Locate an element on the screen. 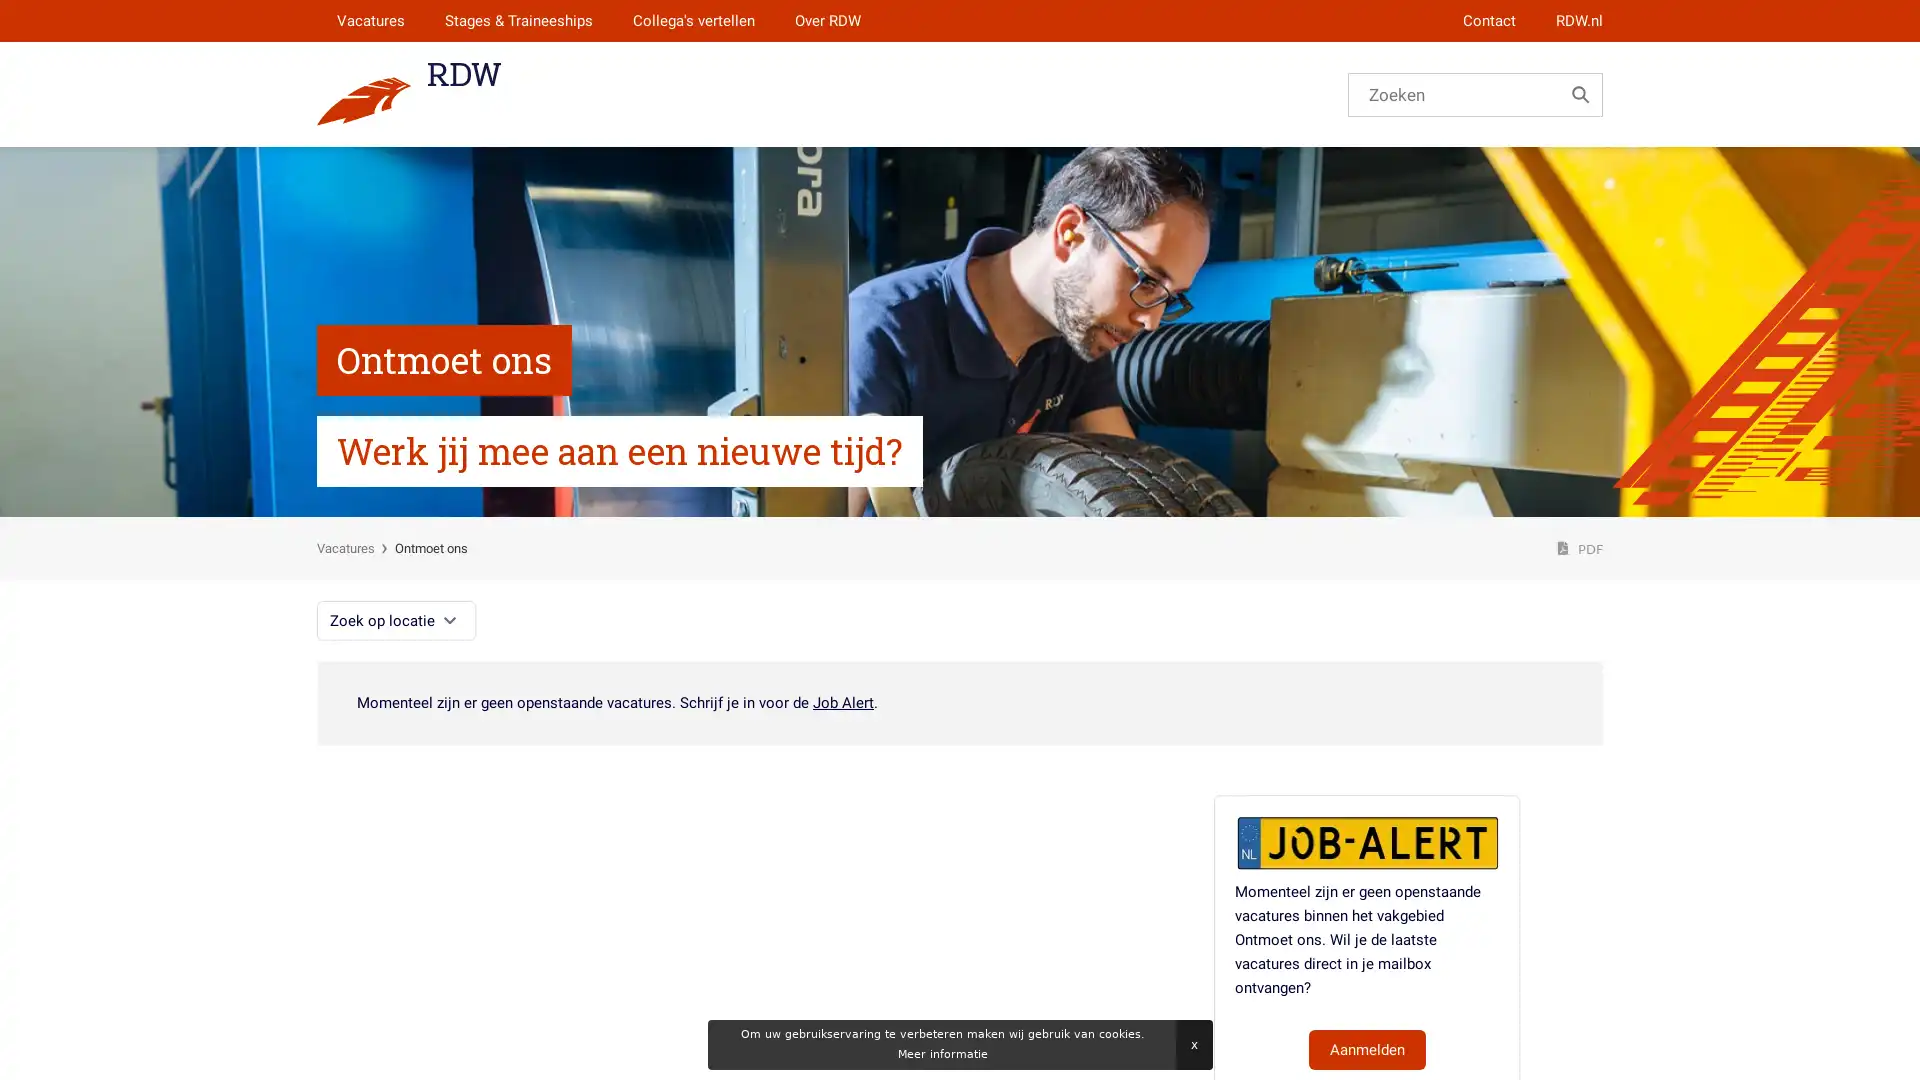  Sluiten is located at coordinates (1193, 1044).